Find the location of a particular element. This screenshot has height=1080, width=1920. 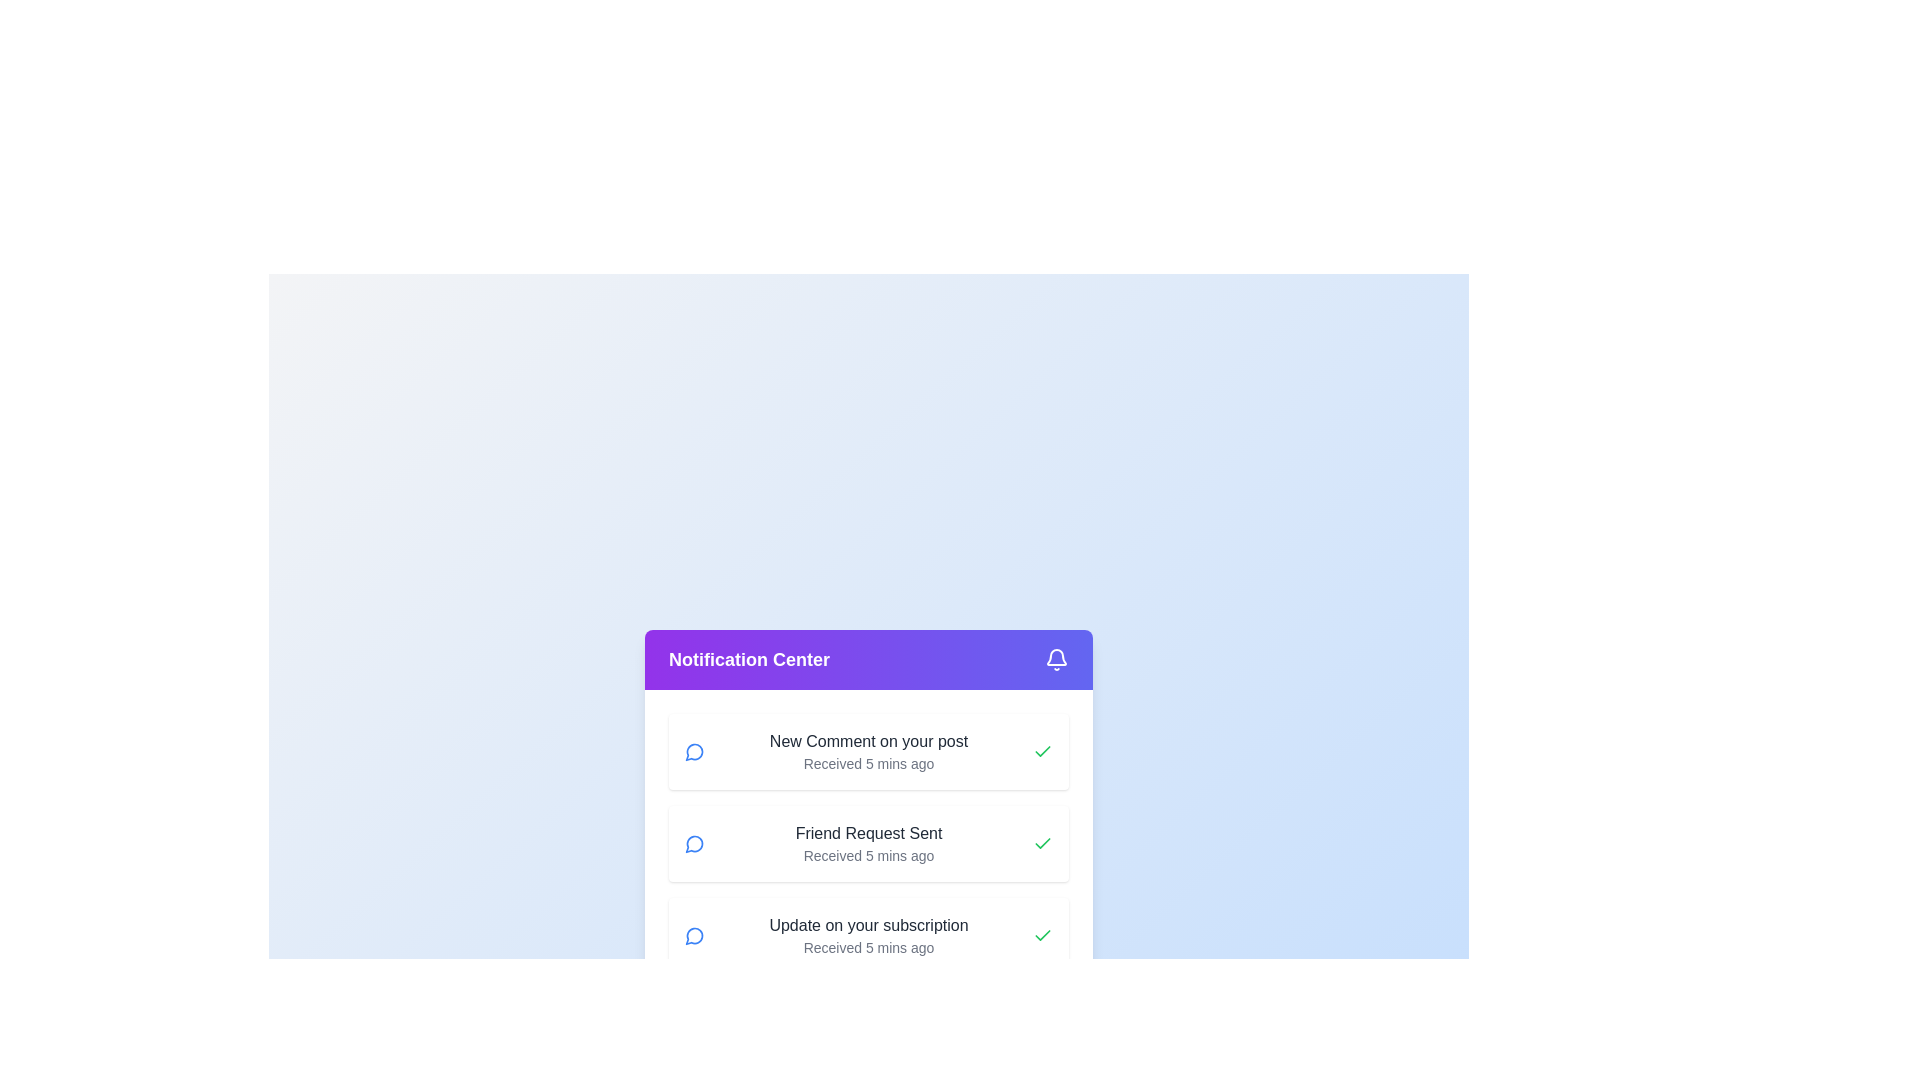

the gray text label stating 'Received 5 mins ago' which is located below the title 'Update on your subscription' within the notification card is located at coordinates (868, 947).